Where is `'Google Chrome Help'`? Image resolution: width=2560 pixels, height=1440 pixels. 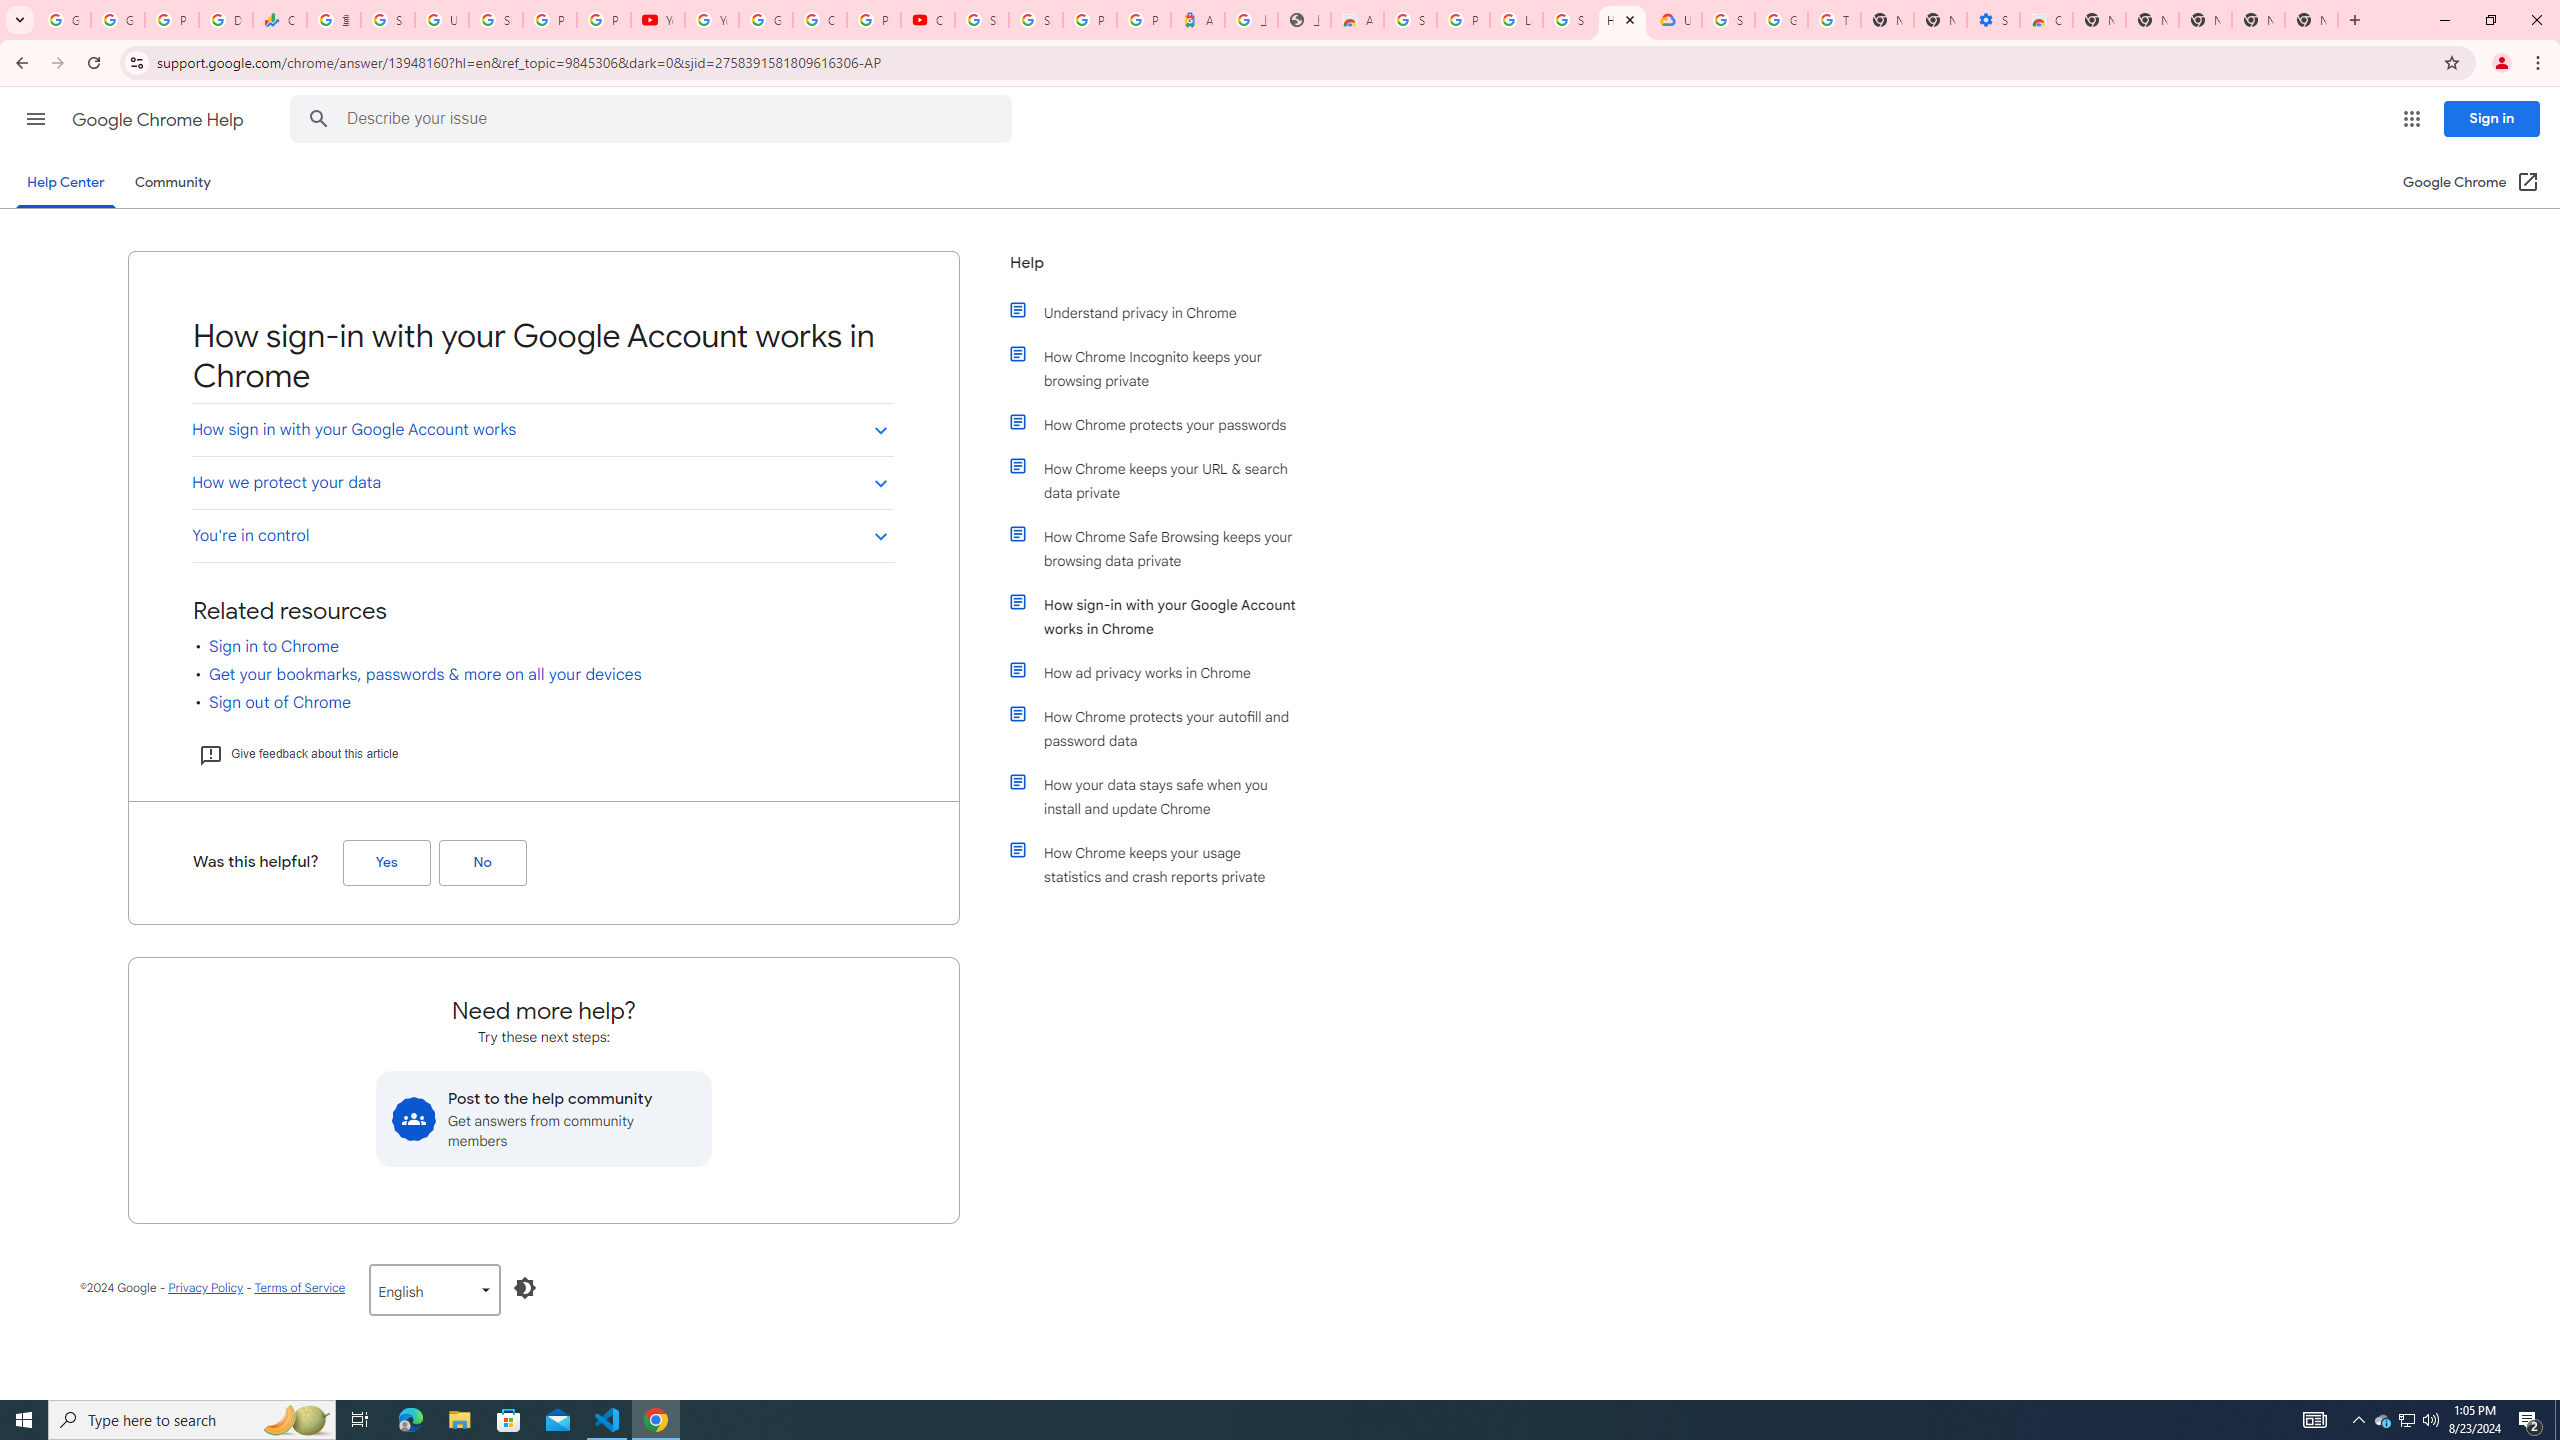
'Google Chrome Help' is located at coordinates (159, 119).